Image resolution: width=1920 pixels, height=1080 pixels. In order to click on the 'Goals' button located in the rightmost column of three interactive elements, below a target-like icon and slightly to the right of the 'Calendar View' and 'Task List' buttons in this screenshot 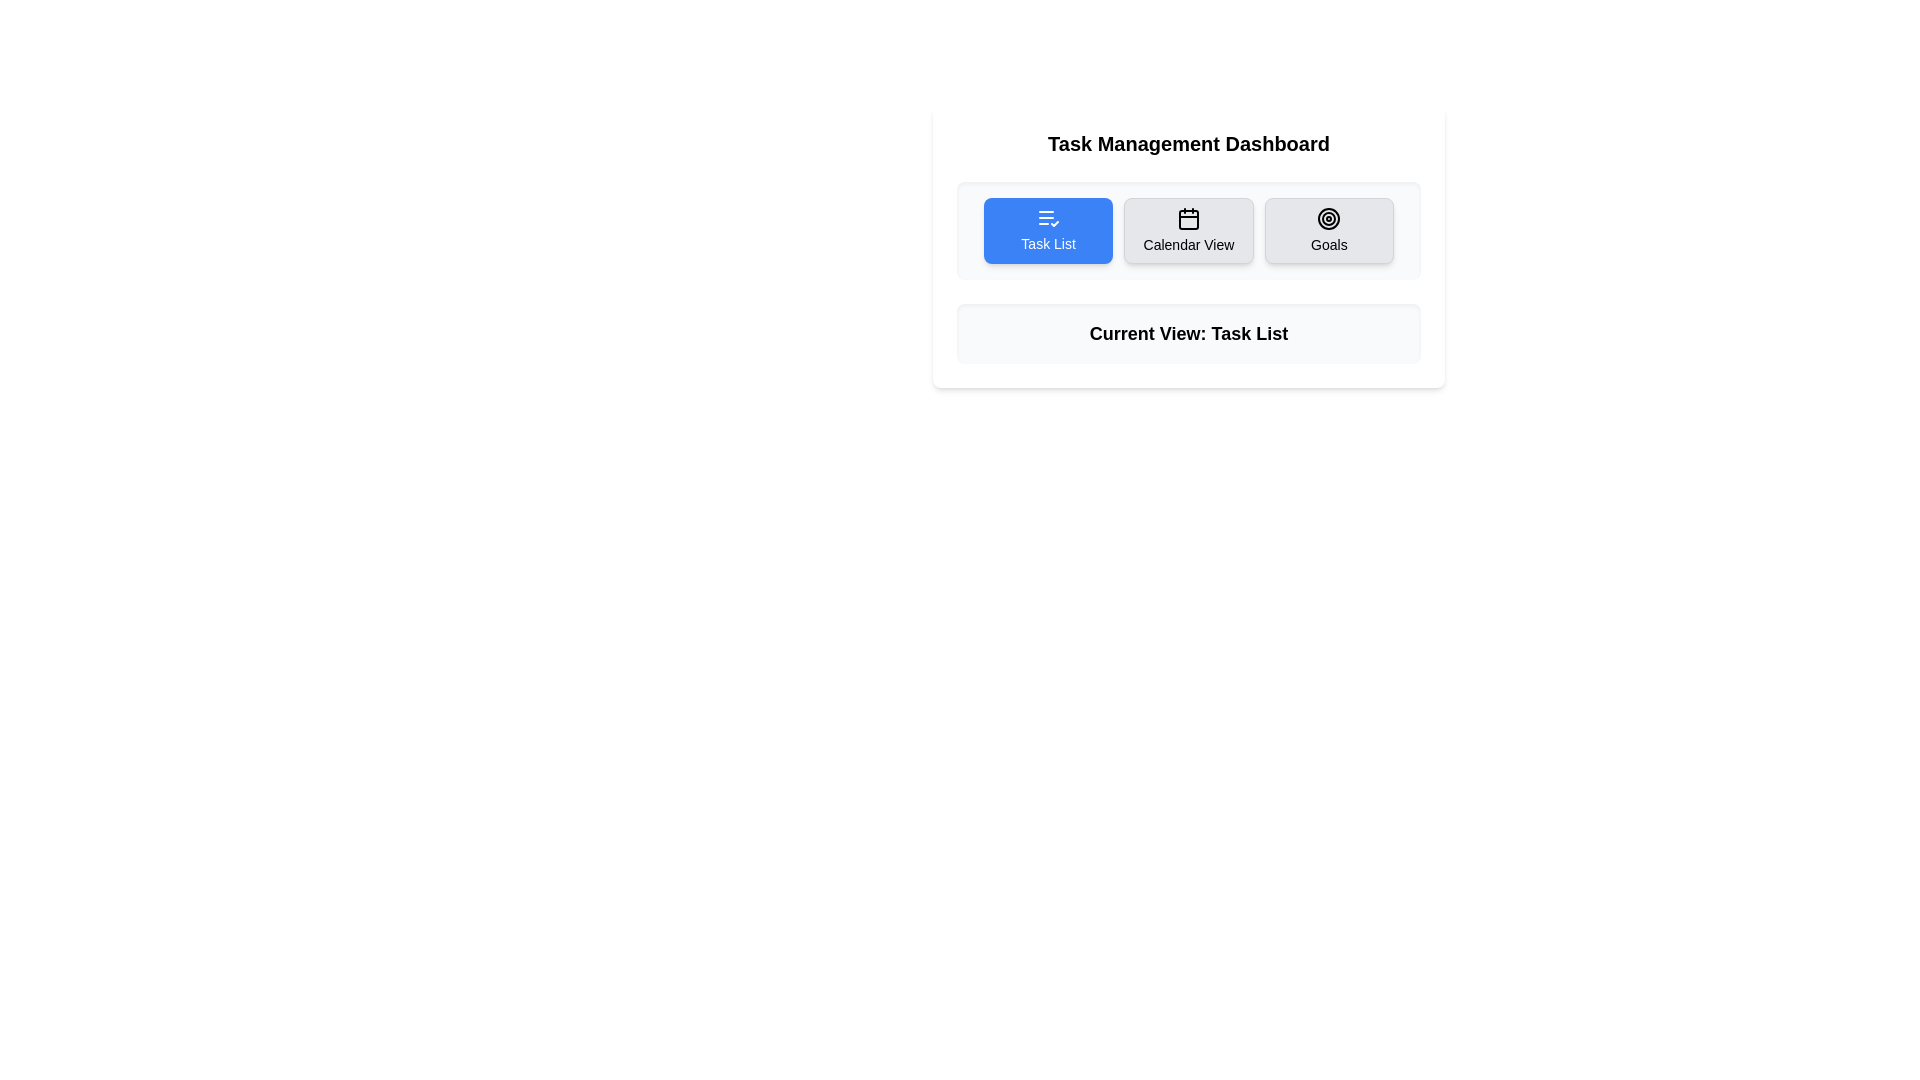, I will do `click(1329, 244)`.